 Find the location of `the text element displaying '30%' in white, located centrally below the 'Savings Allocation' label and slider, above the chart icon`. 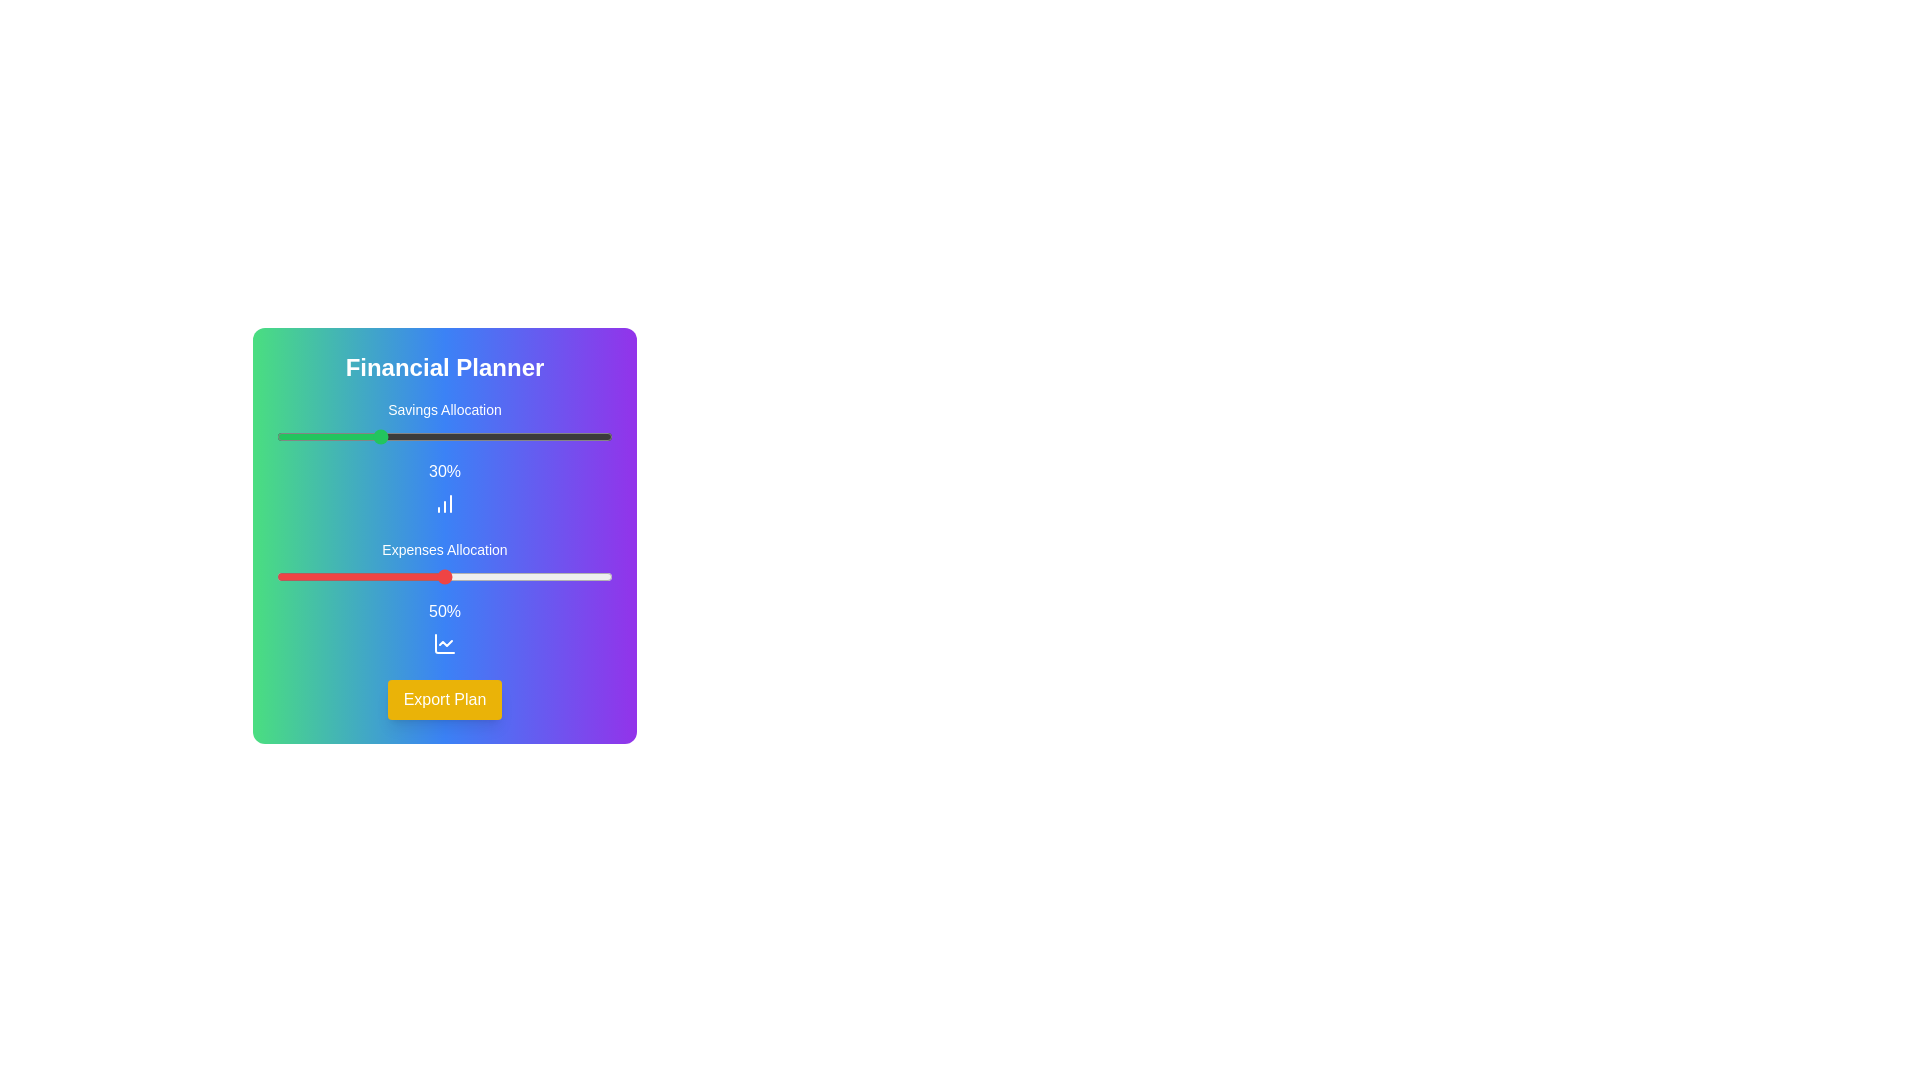

the text element displaying '30%' in white, located centrally below the 'Savings Allocation' label and slider, above the chart icon is located at coordinates (444, 471).